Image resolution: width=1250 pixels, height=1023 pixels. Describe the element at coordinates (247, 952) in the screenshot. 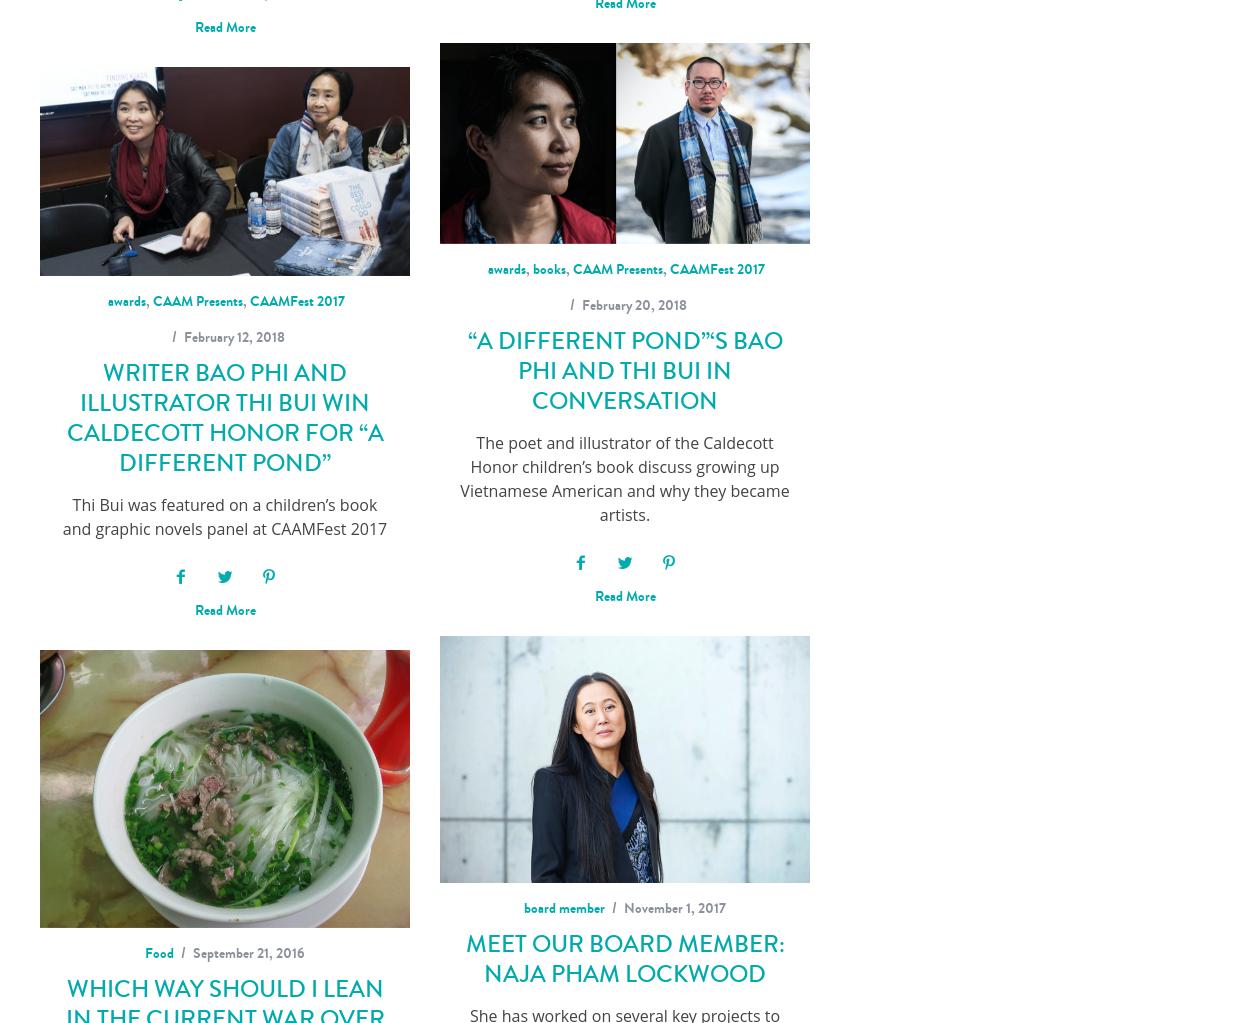

I see `'September 21, 2016'` at that location.